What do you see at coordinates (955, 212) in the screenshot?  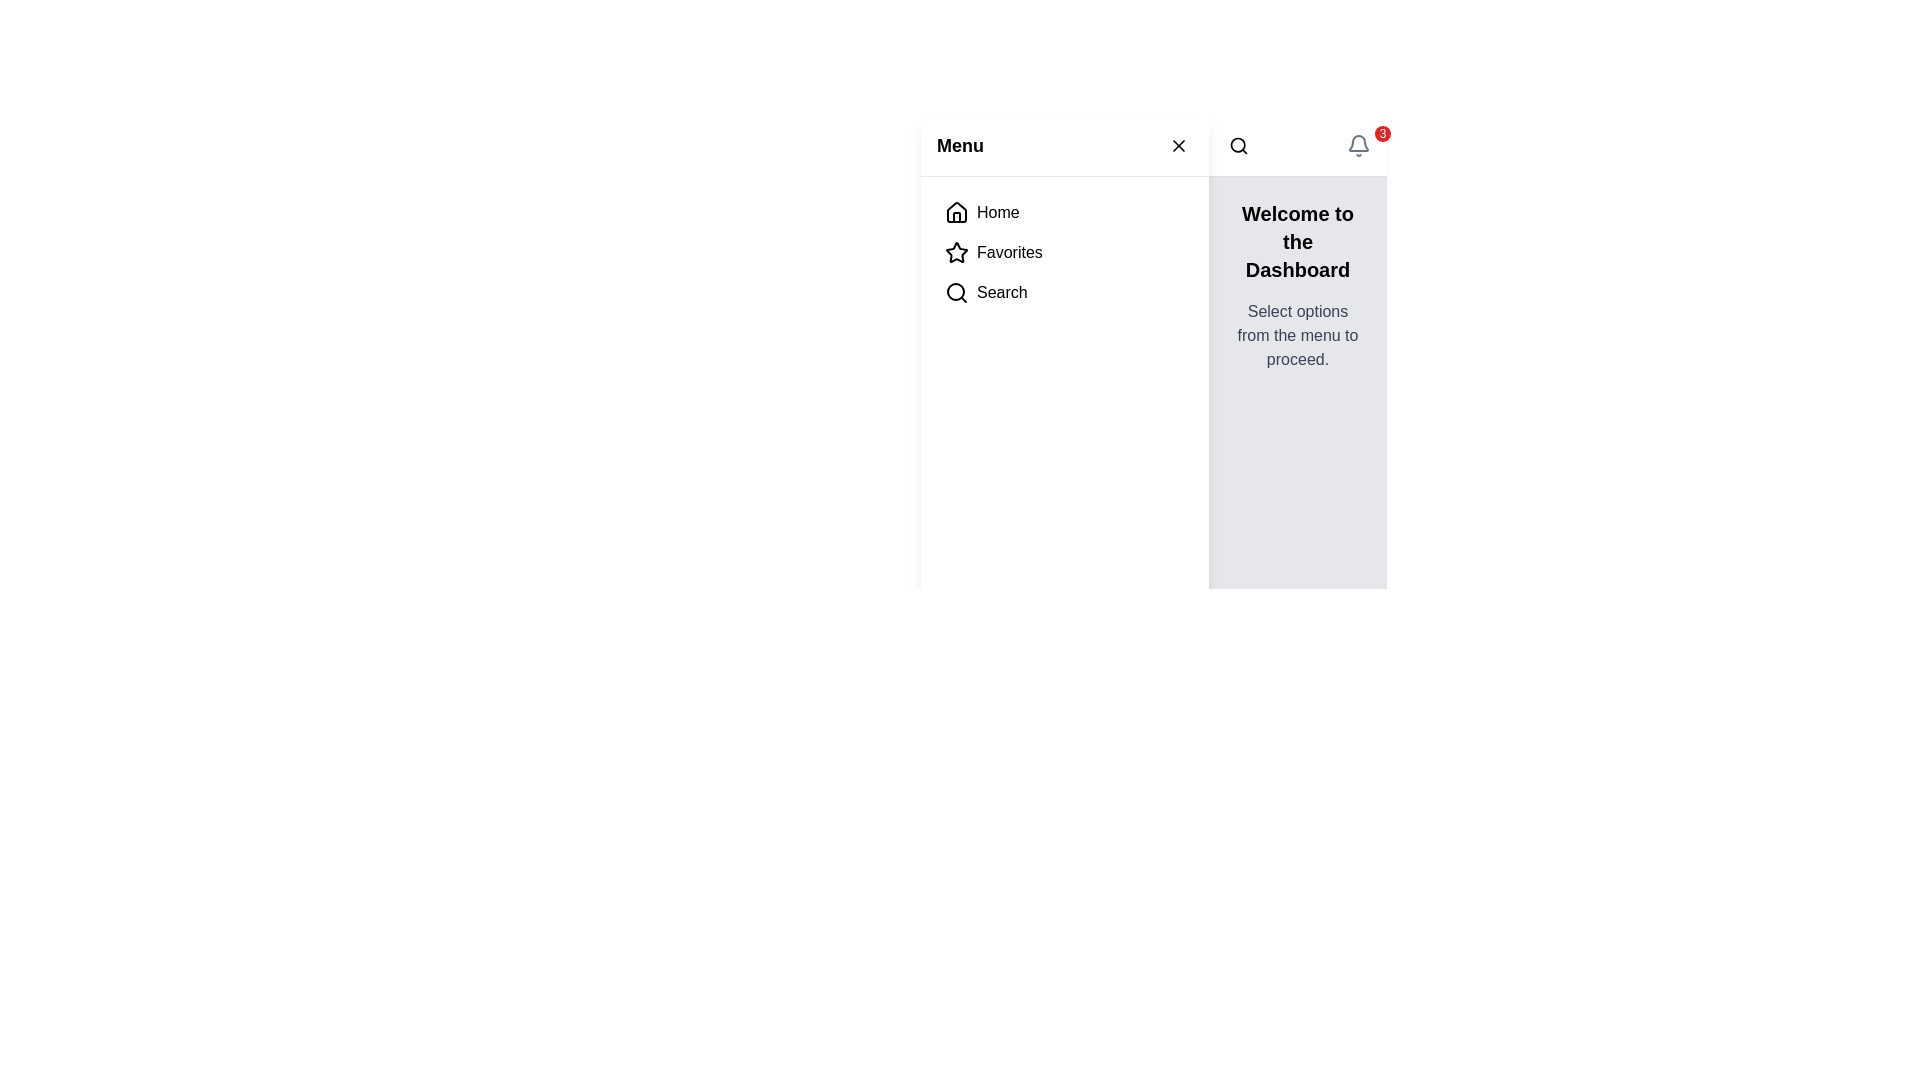 I see `the 'Home' button icon located in the top left corner of the navigation sidebar` at bounding box center [955, 212].